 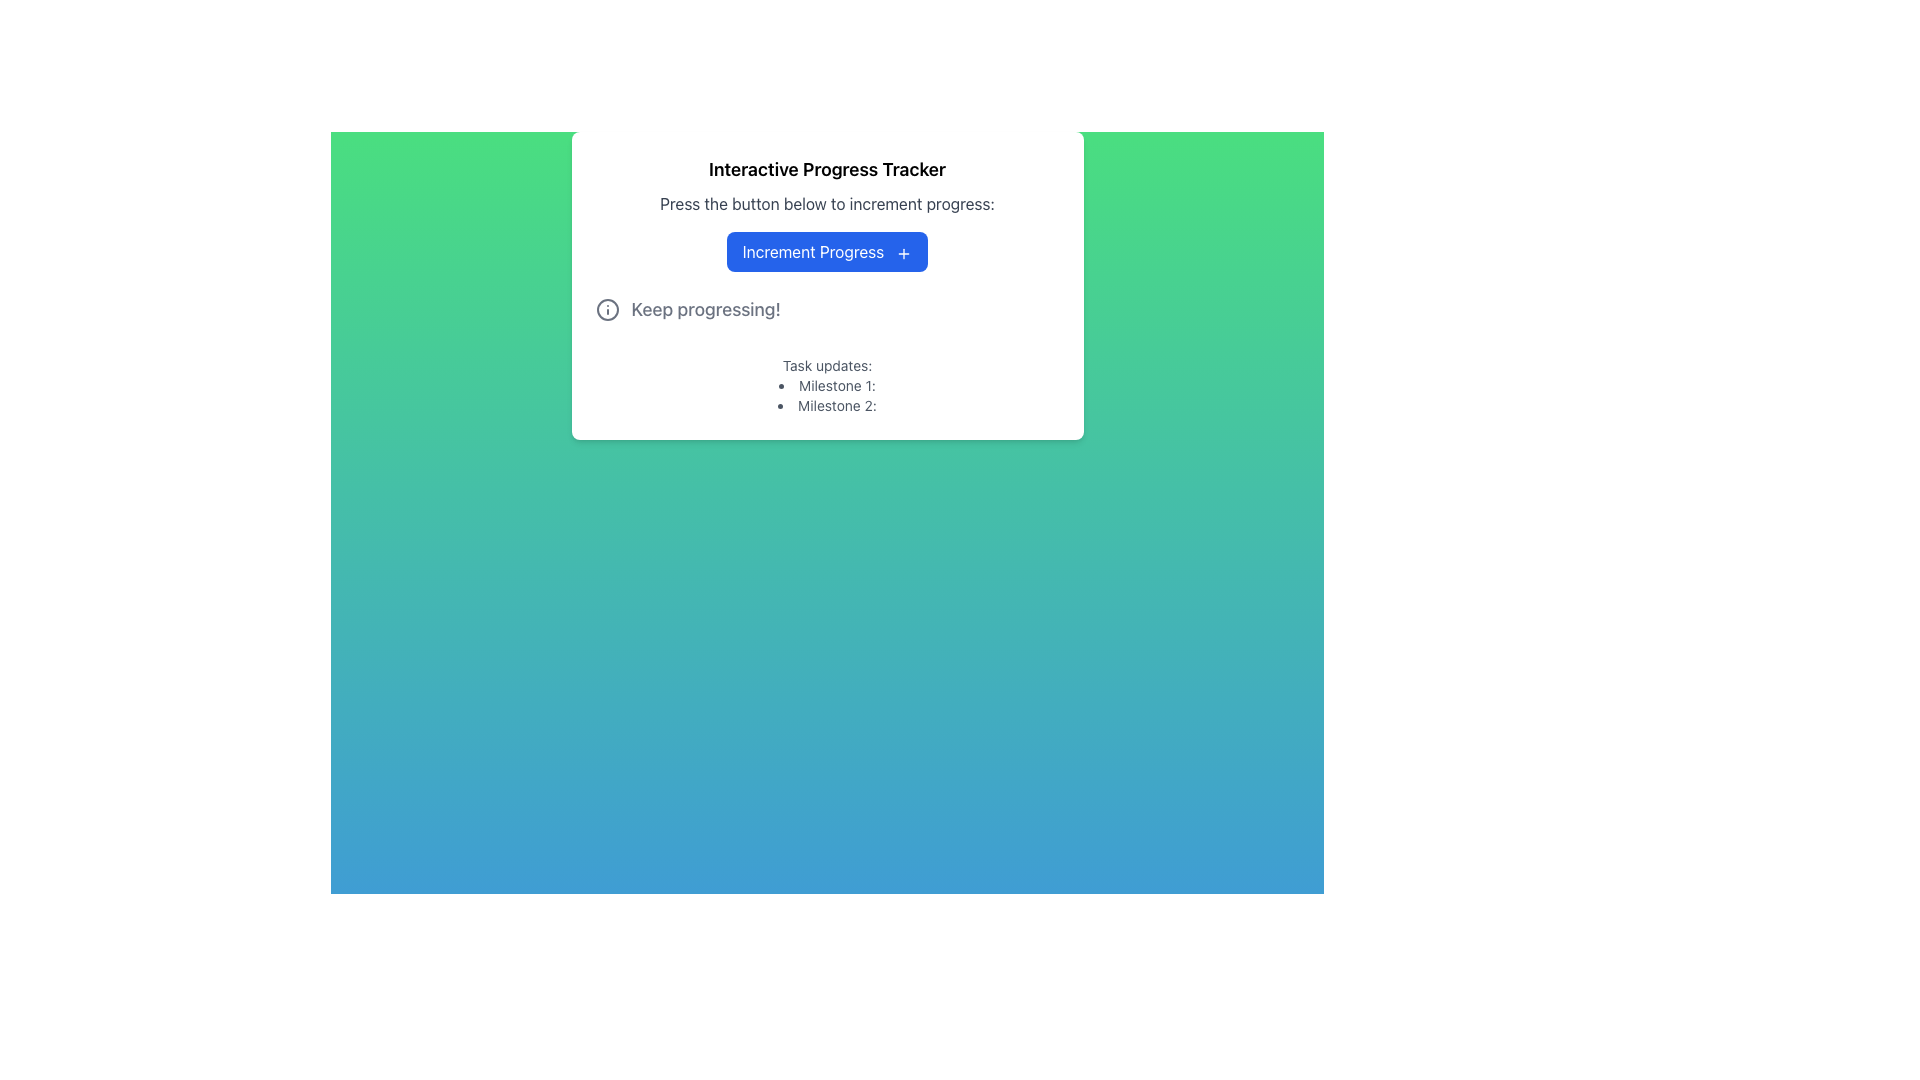 I want to click on the text element displaying 'Milestone 1:', which is styled with a dark gray font and is the first item in the list under 'Task updates', so click(x=827, y=385).